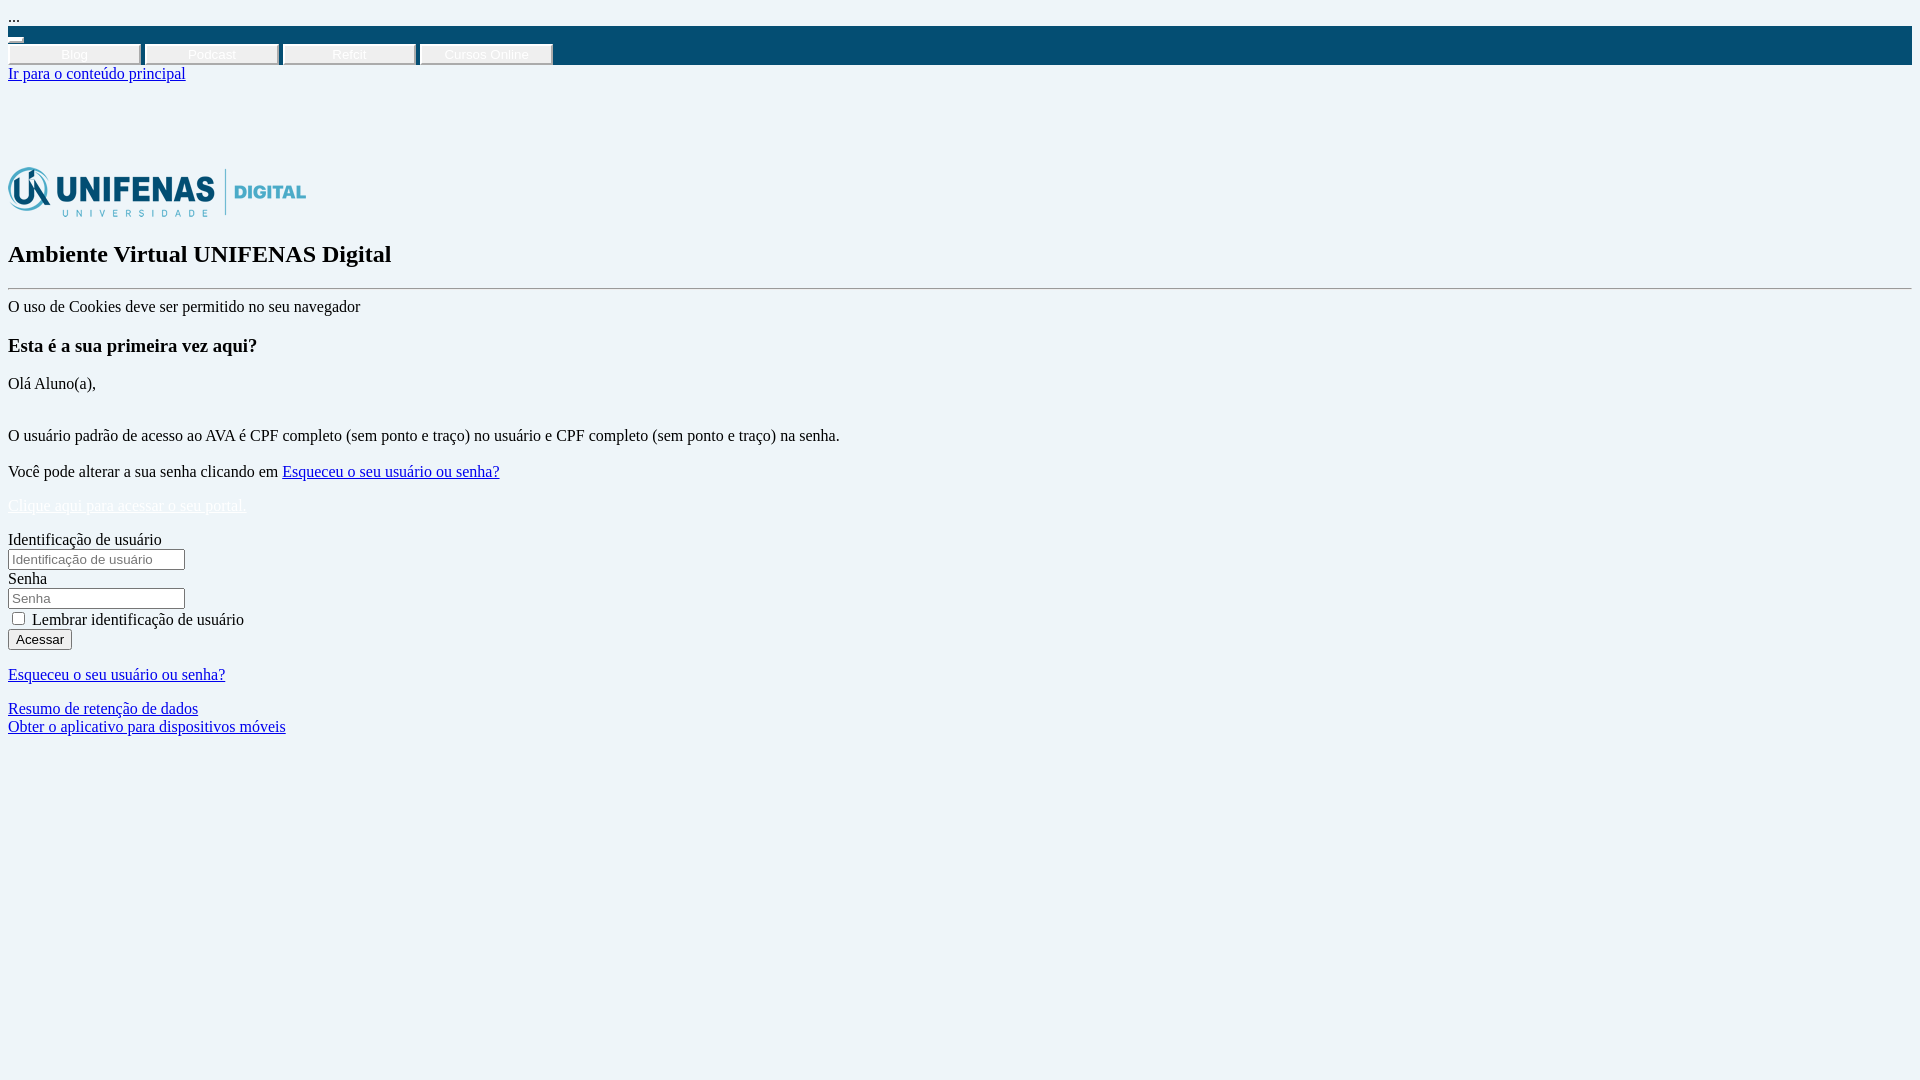 This screenshot has height=1080, width=1920. What do you see at coordinates (349, 53) in the screenshot?
I see `'Refcit'` at bounding box center [349, 53].